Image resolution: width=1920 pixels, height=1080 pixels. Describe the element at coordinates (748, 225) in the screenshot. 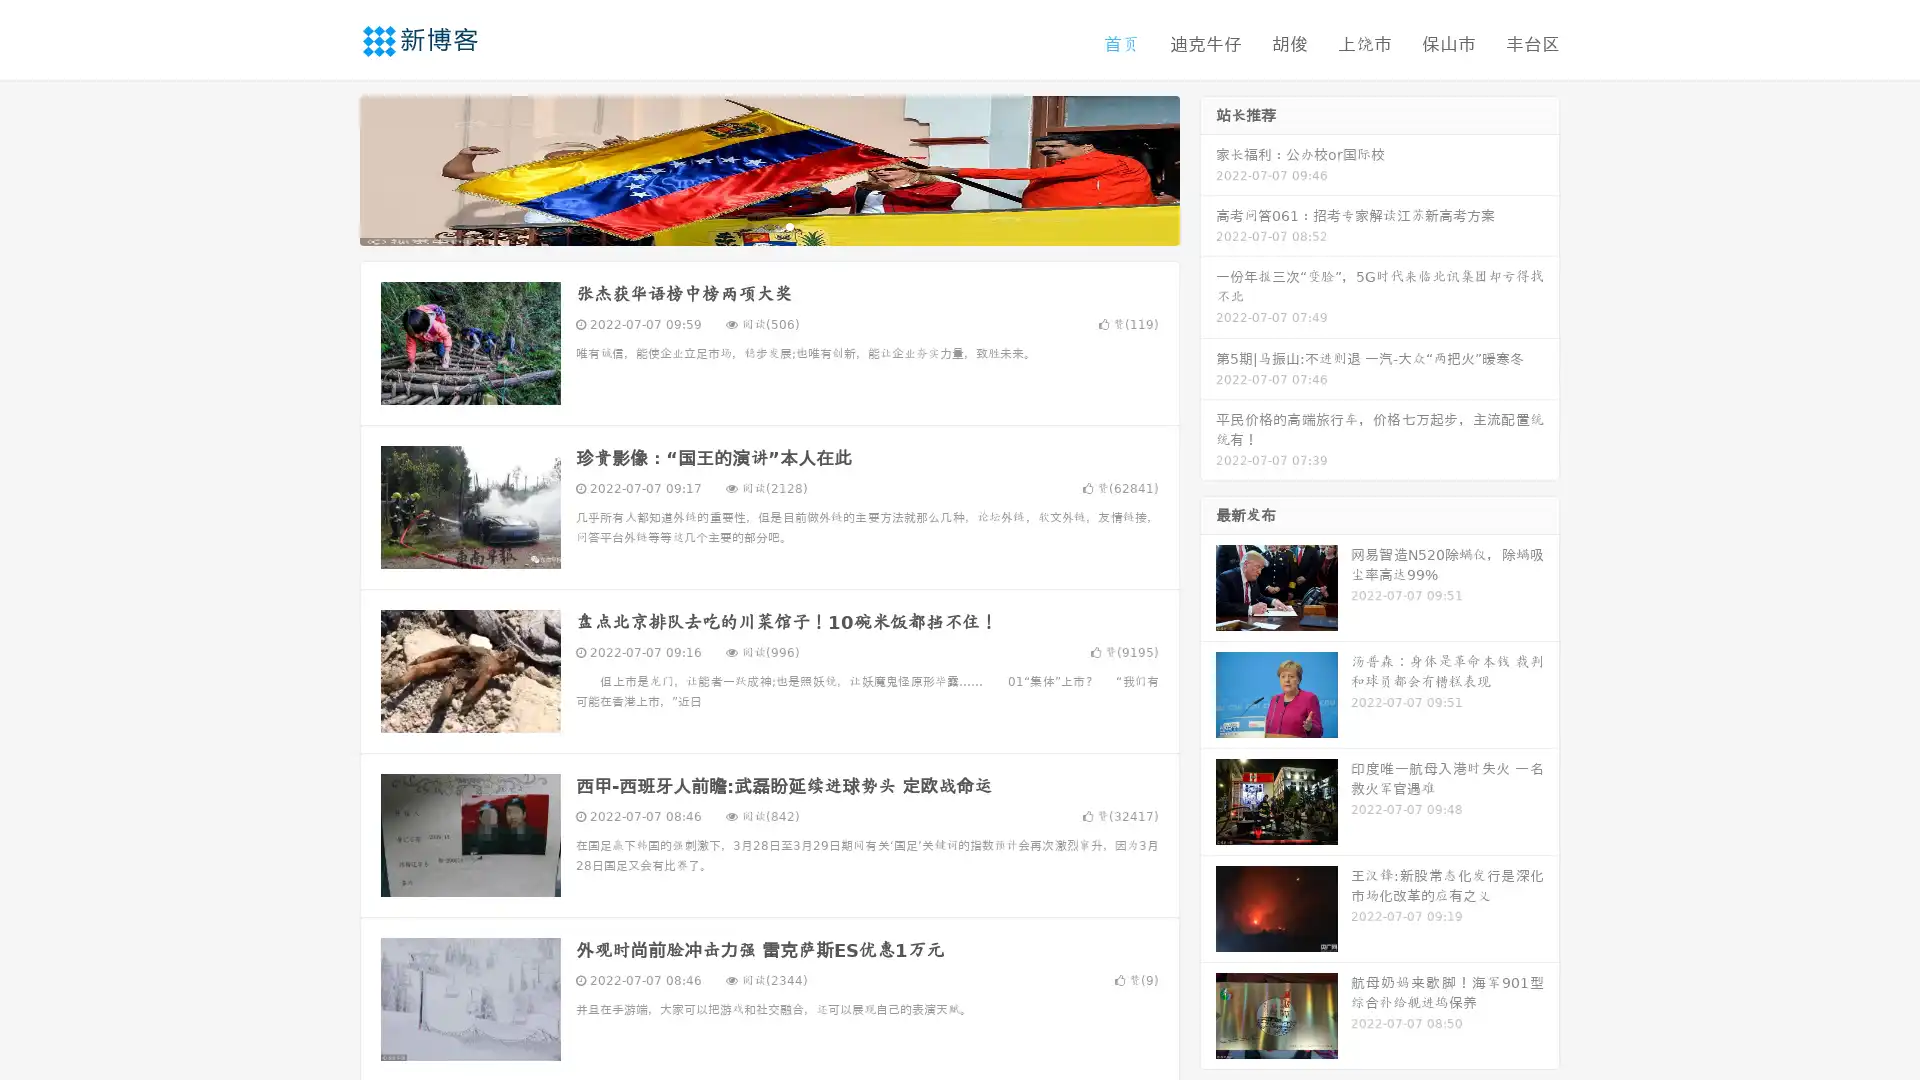

I see `Go to slide 1` at that location.